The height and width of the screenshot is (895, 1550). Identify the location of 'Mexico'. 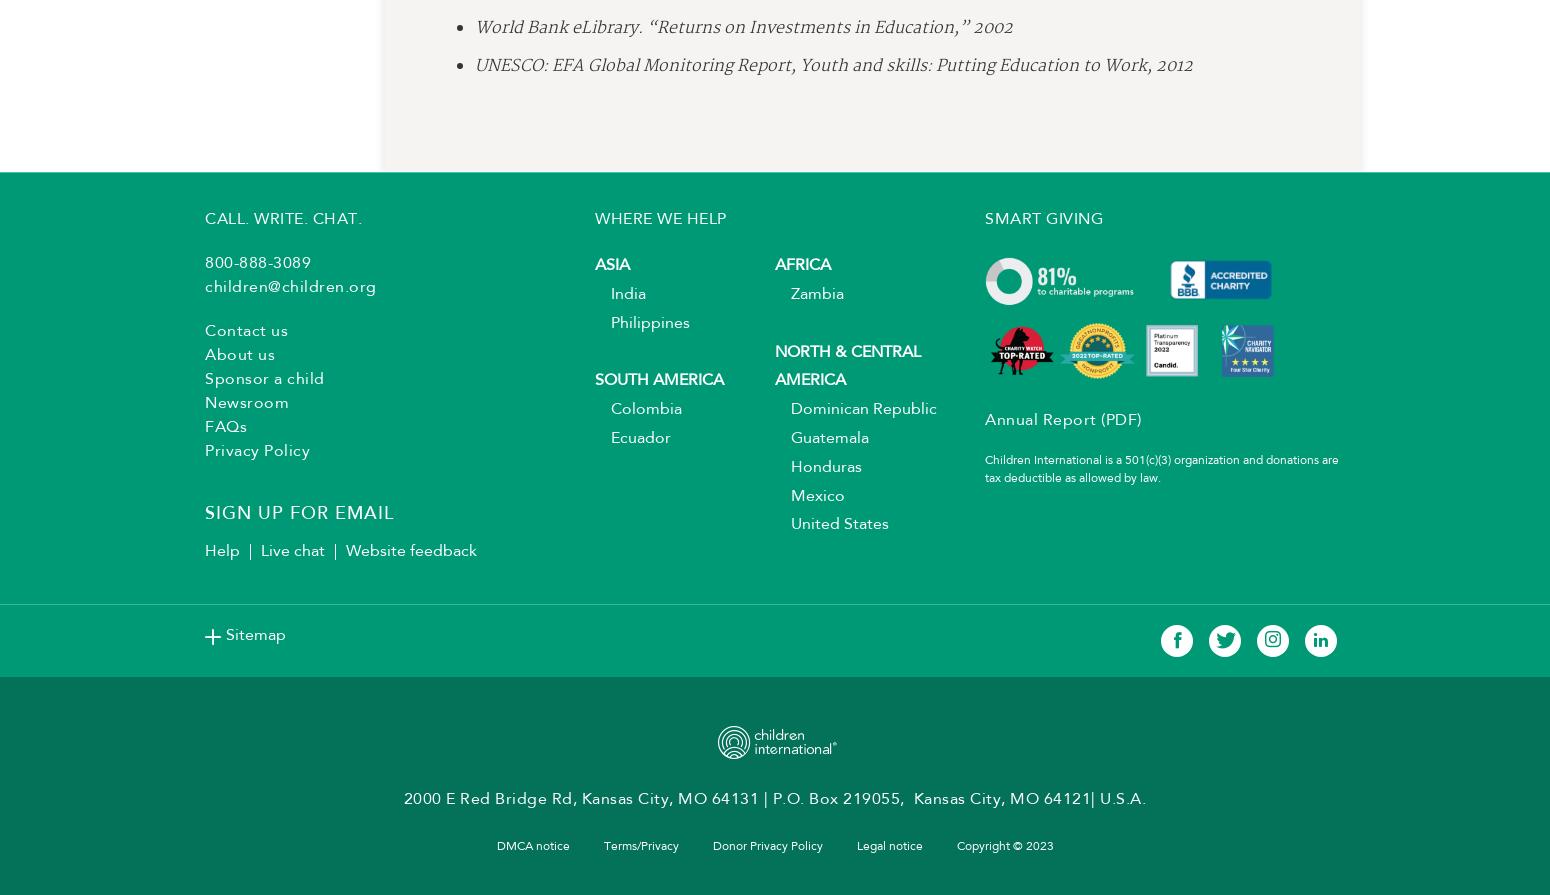
(809, 502).